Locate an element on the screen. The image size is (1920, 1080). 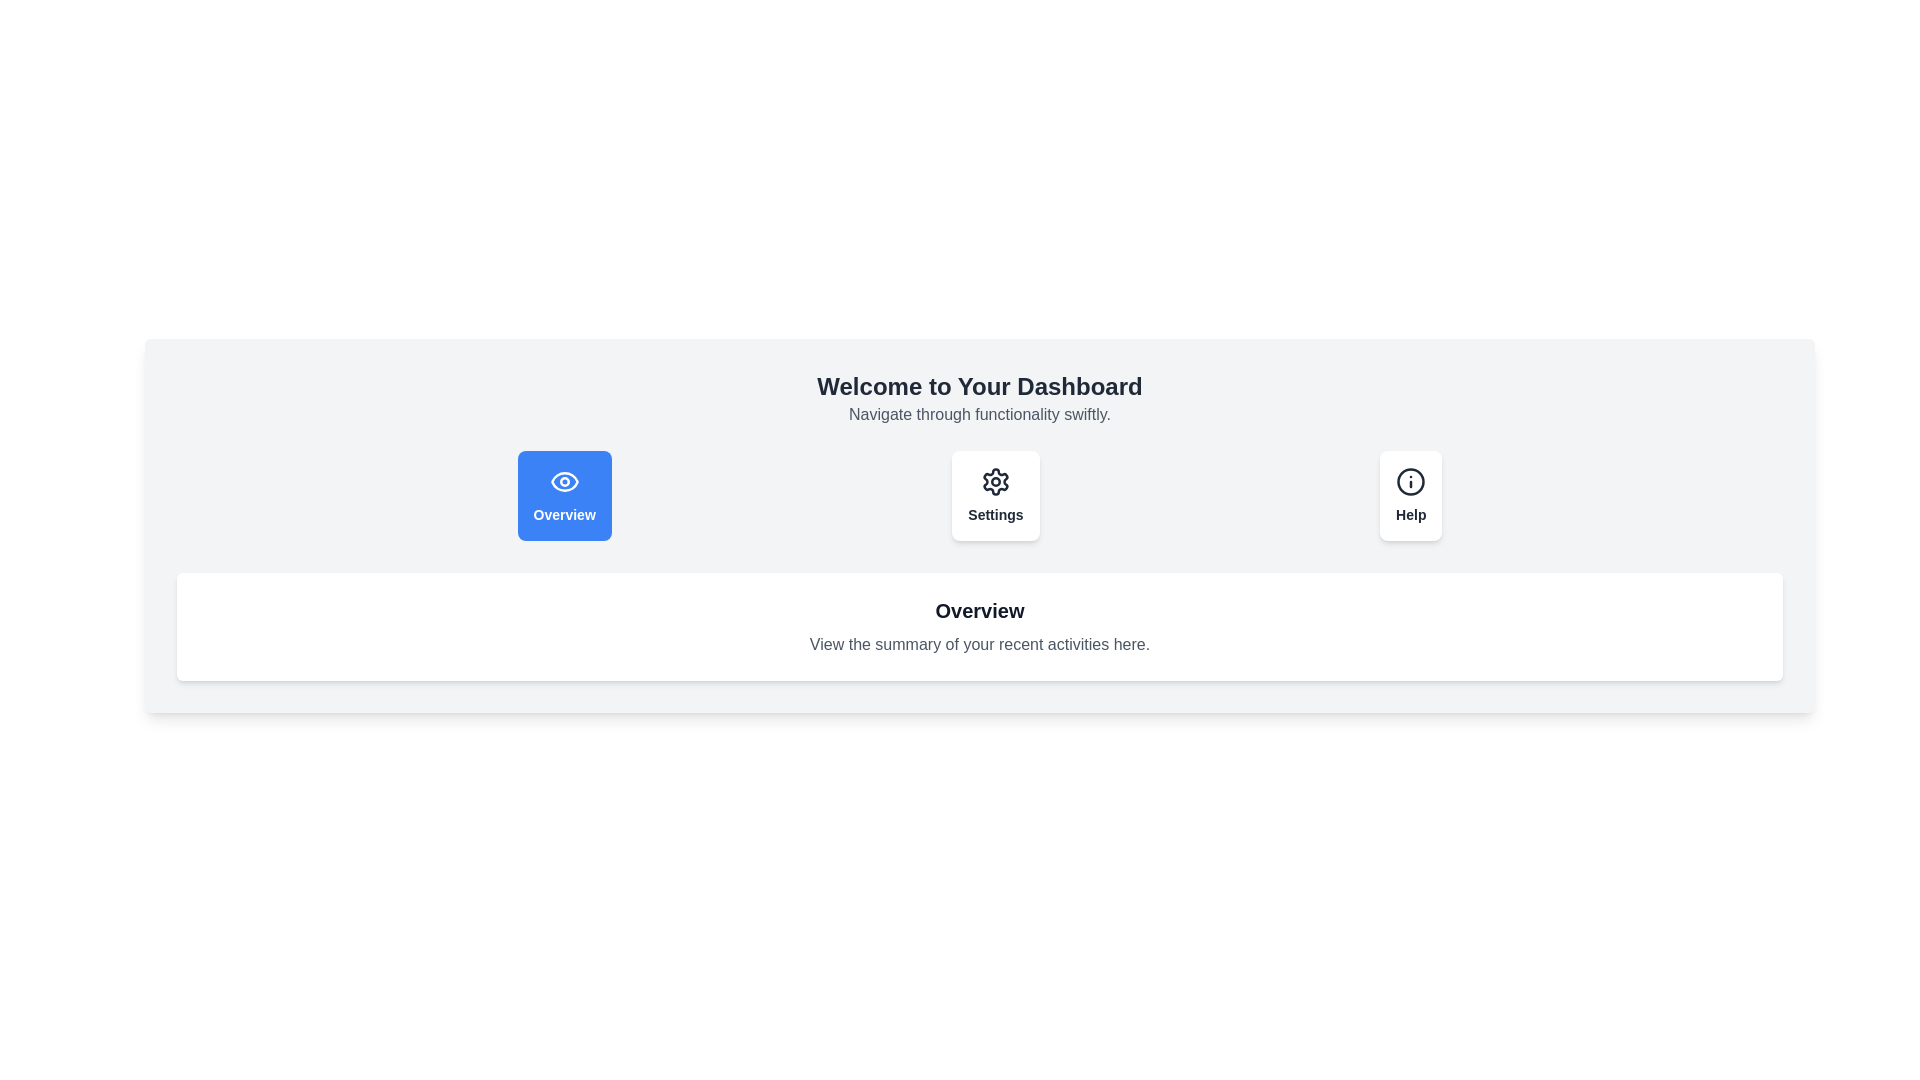
the 'Settings' button, which is a rectangular button with a white background and a gear icon is located at coordinates (995, 495).